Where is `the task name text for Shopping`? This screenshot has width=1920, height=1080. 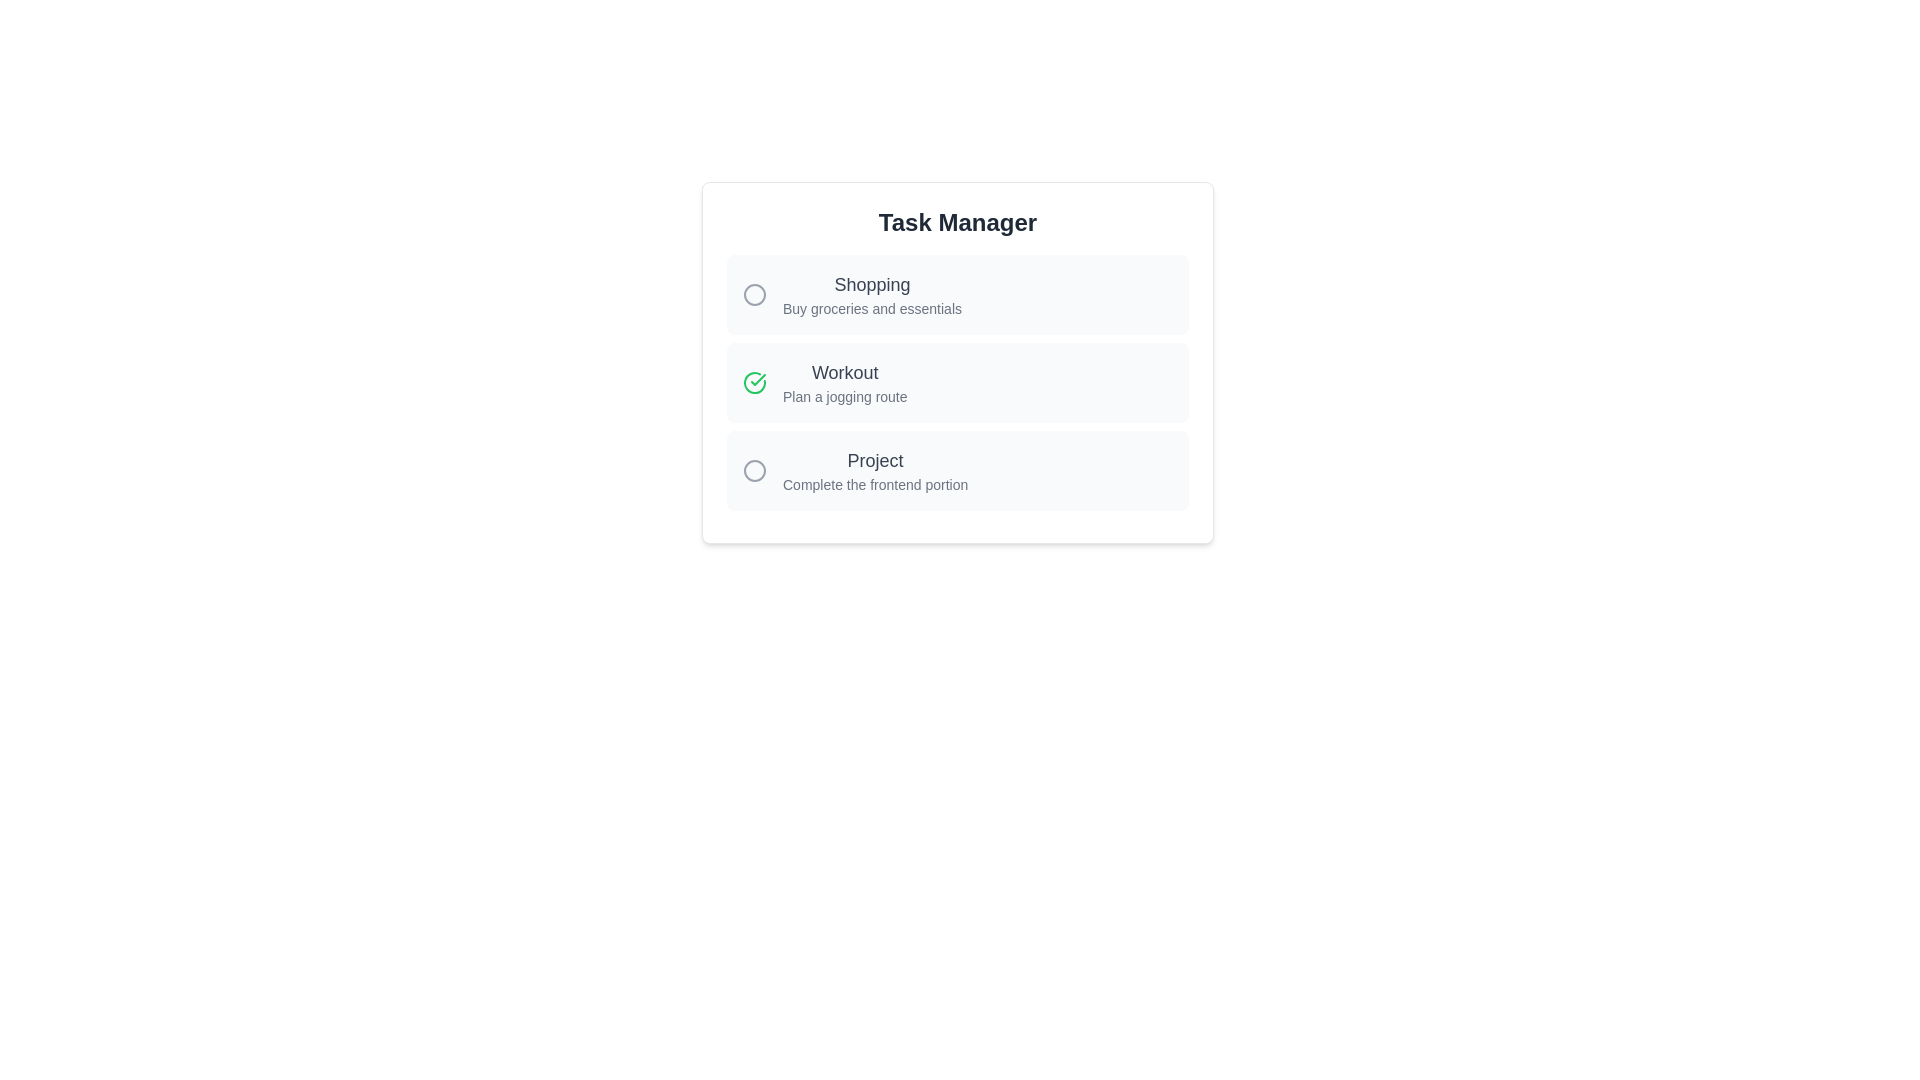 the task name text for Shopping is located at coordinates (852, 285).